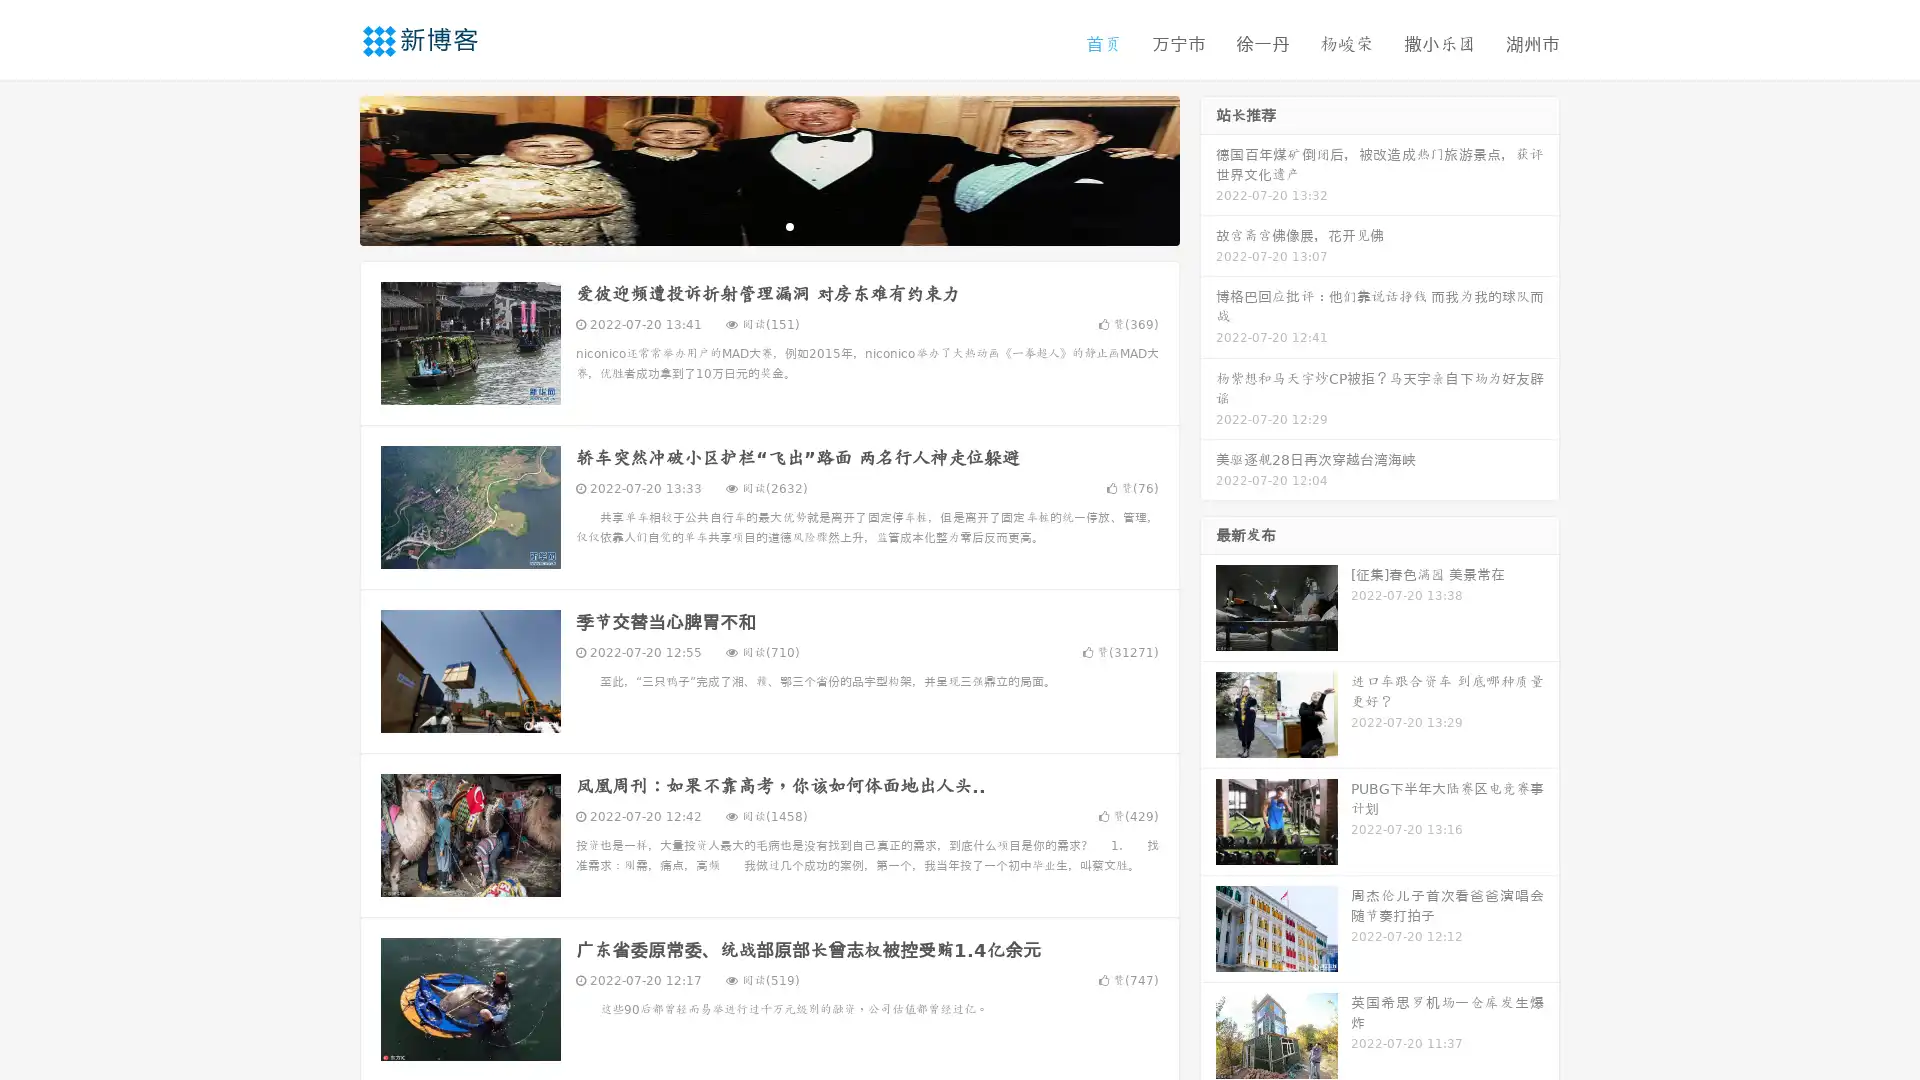 Image resolution: width=1920 pixels, height=1080 pixels. What do you see at coordinates (1208, 168) in the screenshot?
I see `Next slide` at bounding box center [1208, 168].